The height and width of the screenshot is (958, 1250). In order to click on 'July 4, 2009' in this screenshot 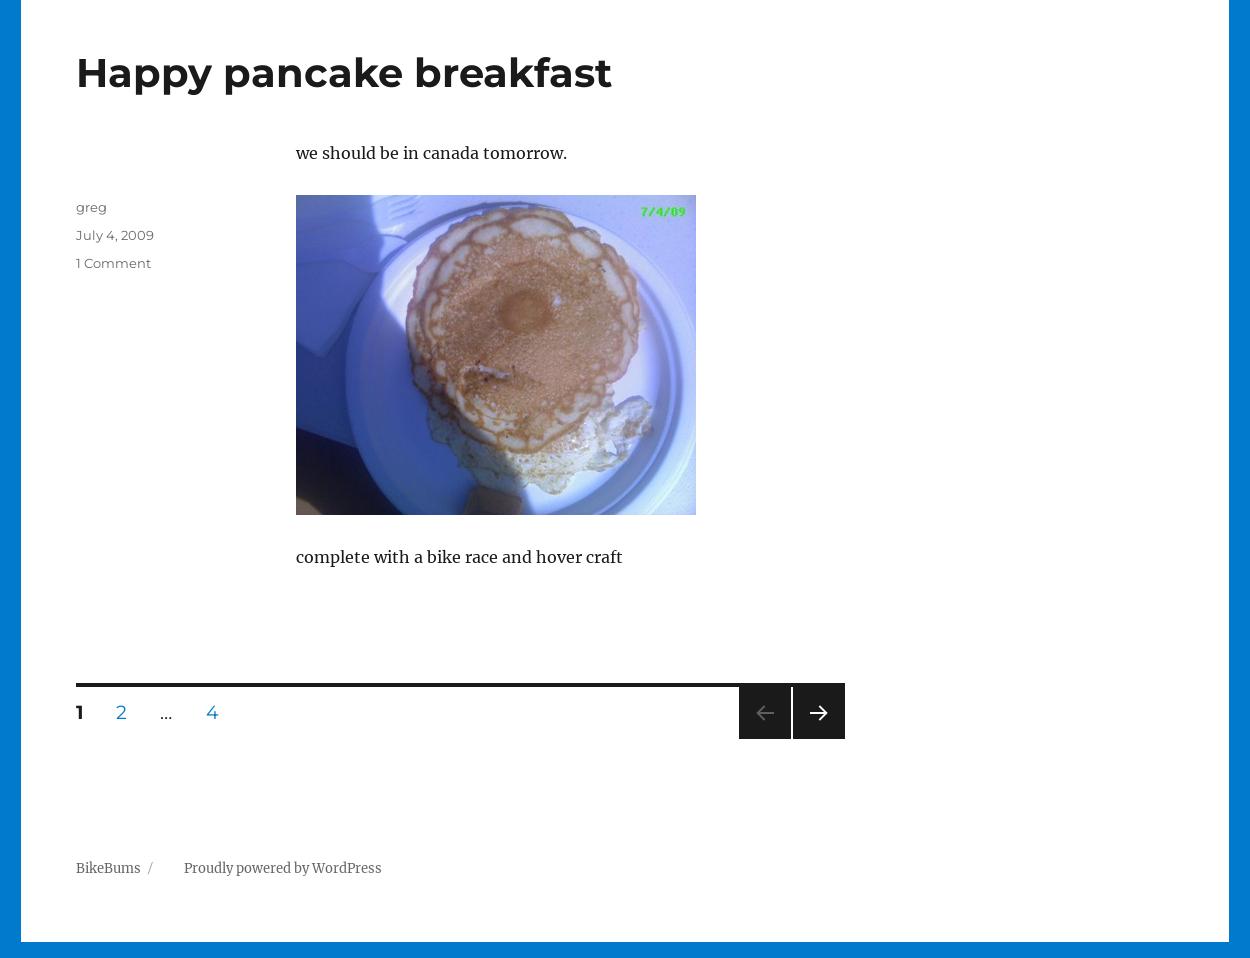, I will do `click(113, 233)`.